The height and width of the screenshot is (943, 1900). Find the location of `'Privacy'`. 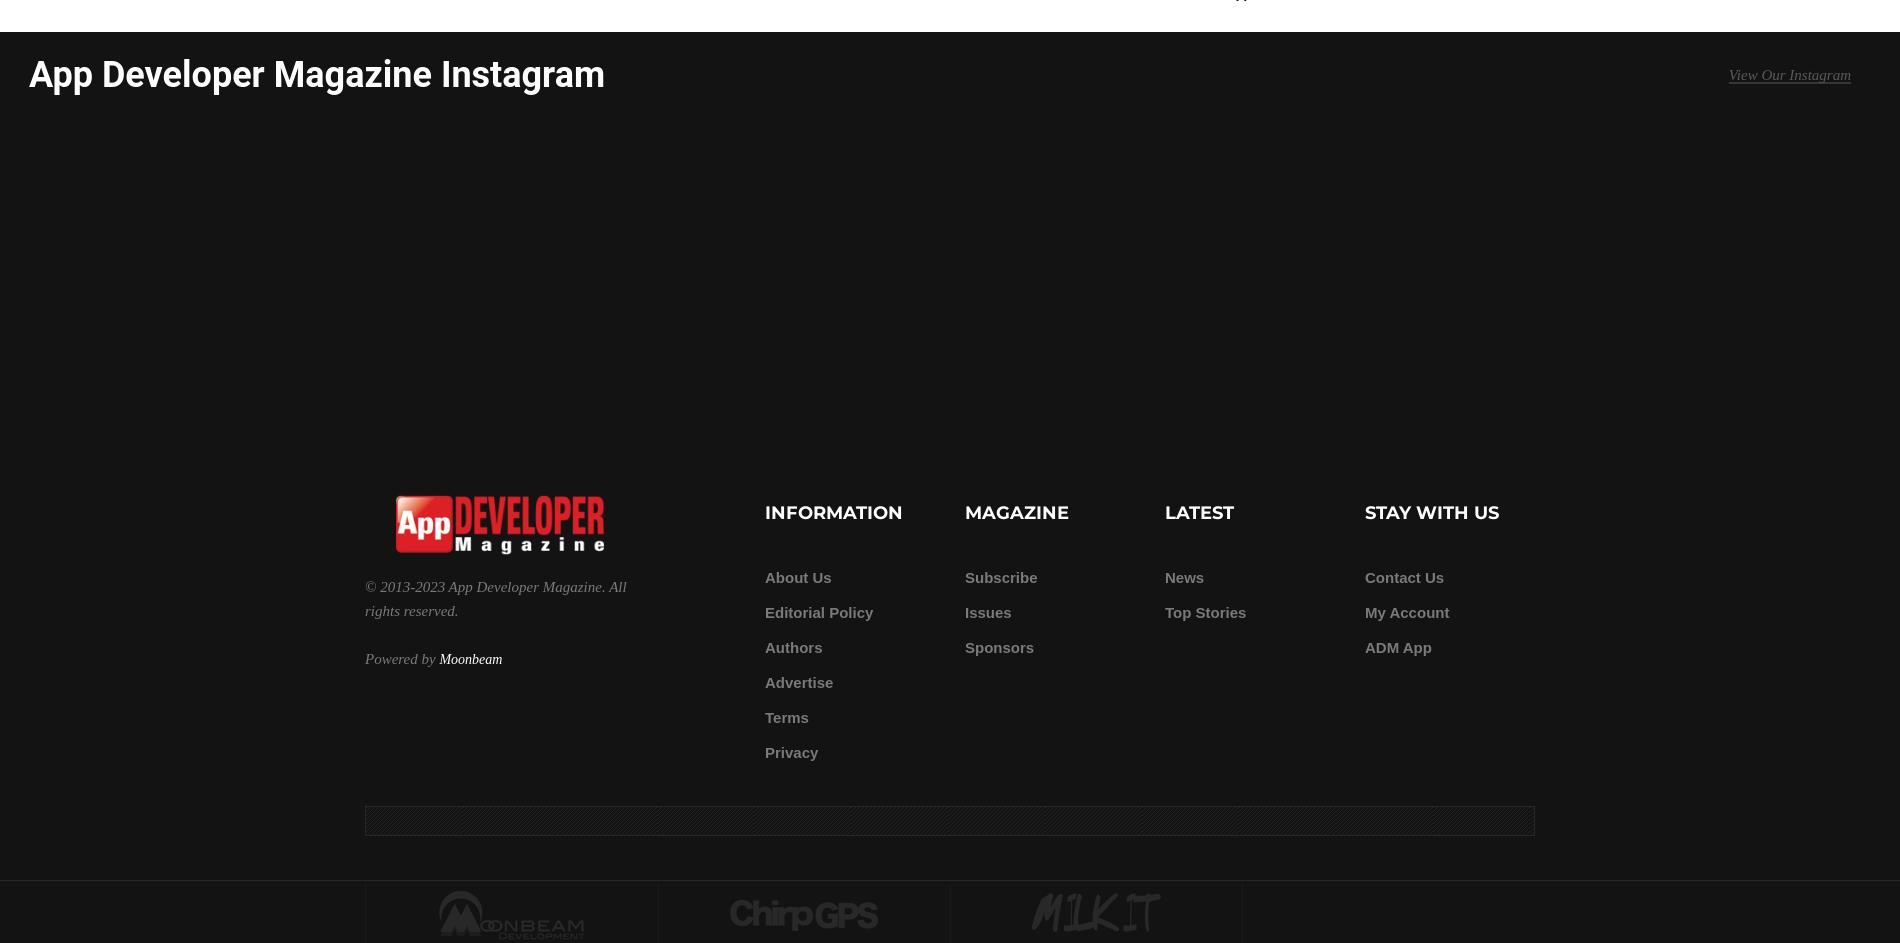

'Privacy' is located at coordinates (790, 752).